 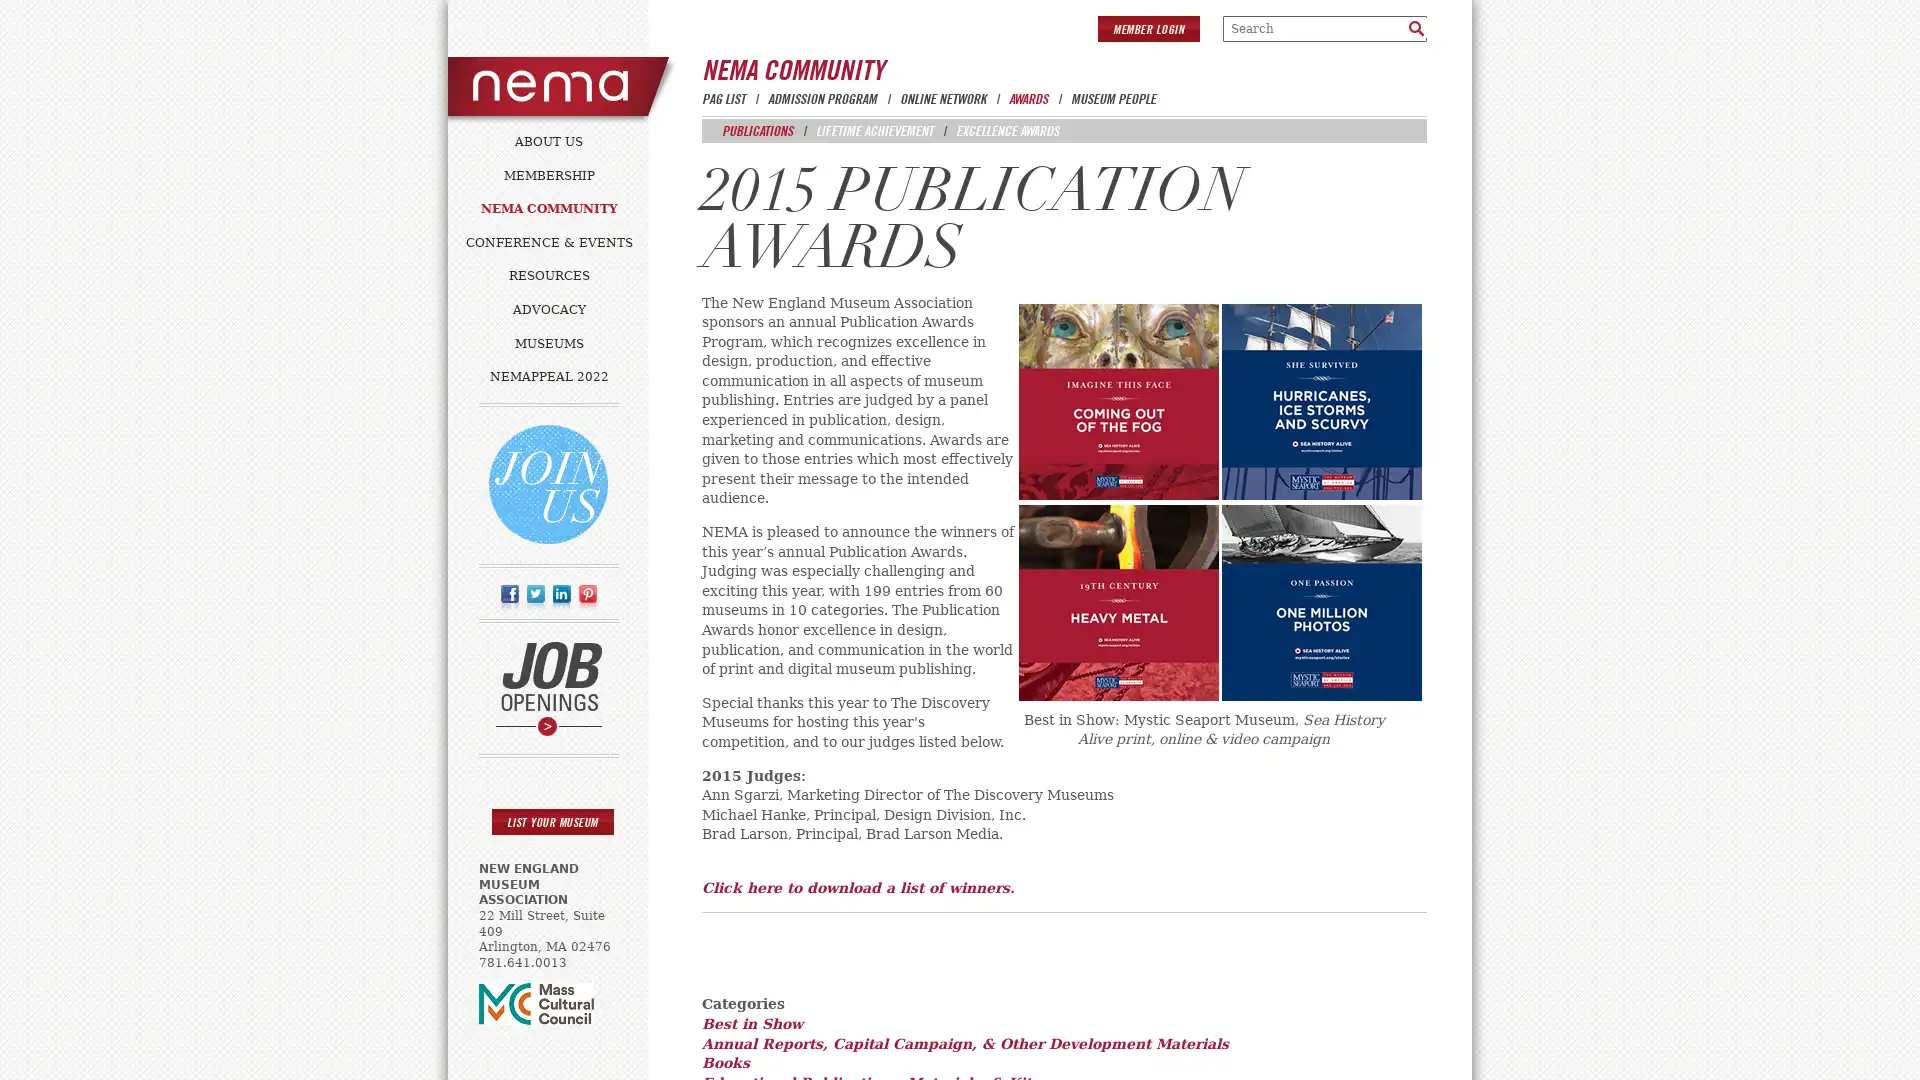 What do you see at coordinates (1415, 27) in the screenshot?
I see `Submit` at bounding box center [1415, 27].